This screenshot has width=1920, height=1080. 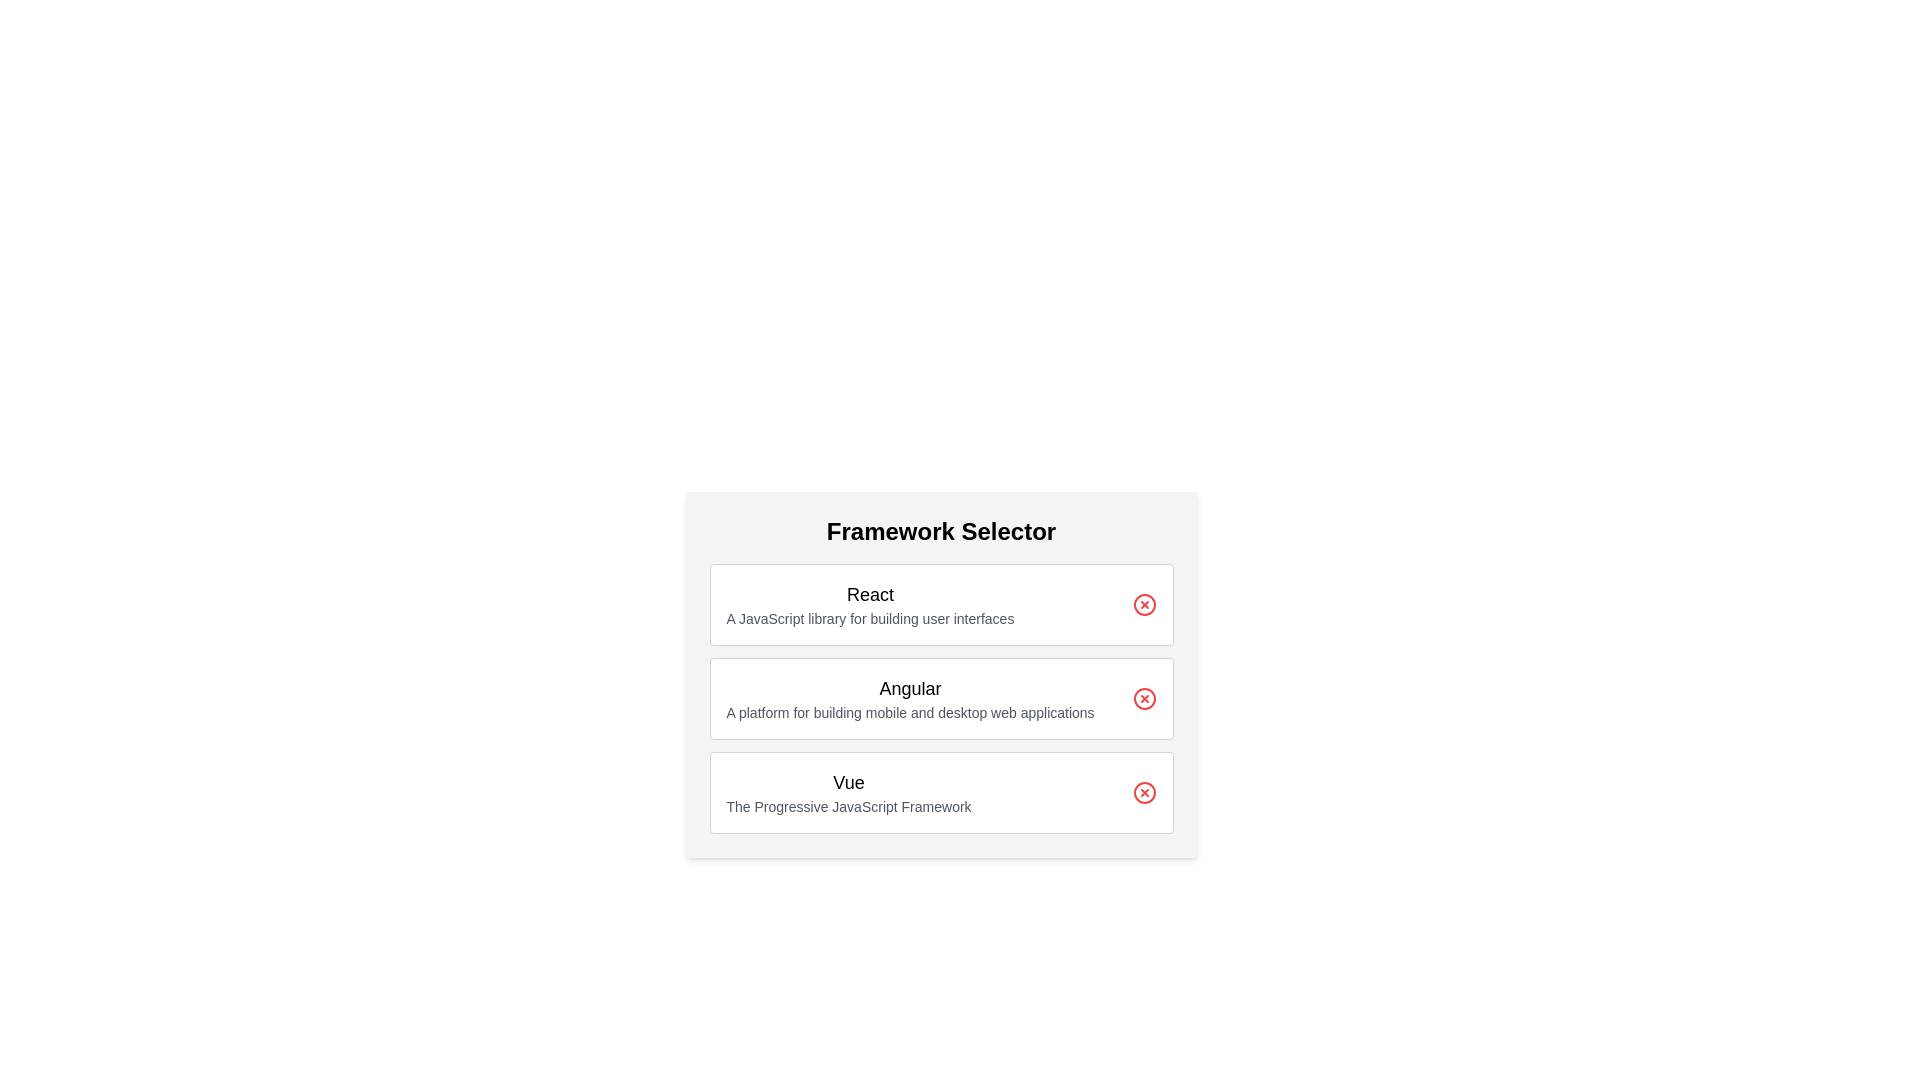 What do you see at coordinates (940, 604) in the screenshot?
I see `the framework card labeled React` at bounding box center [940, 604].